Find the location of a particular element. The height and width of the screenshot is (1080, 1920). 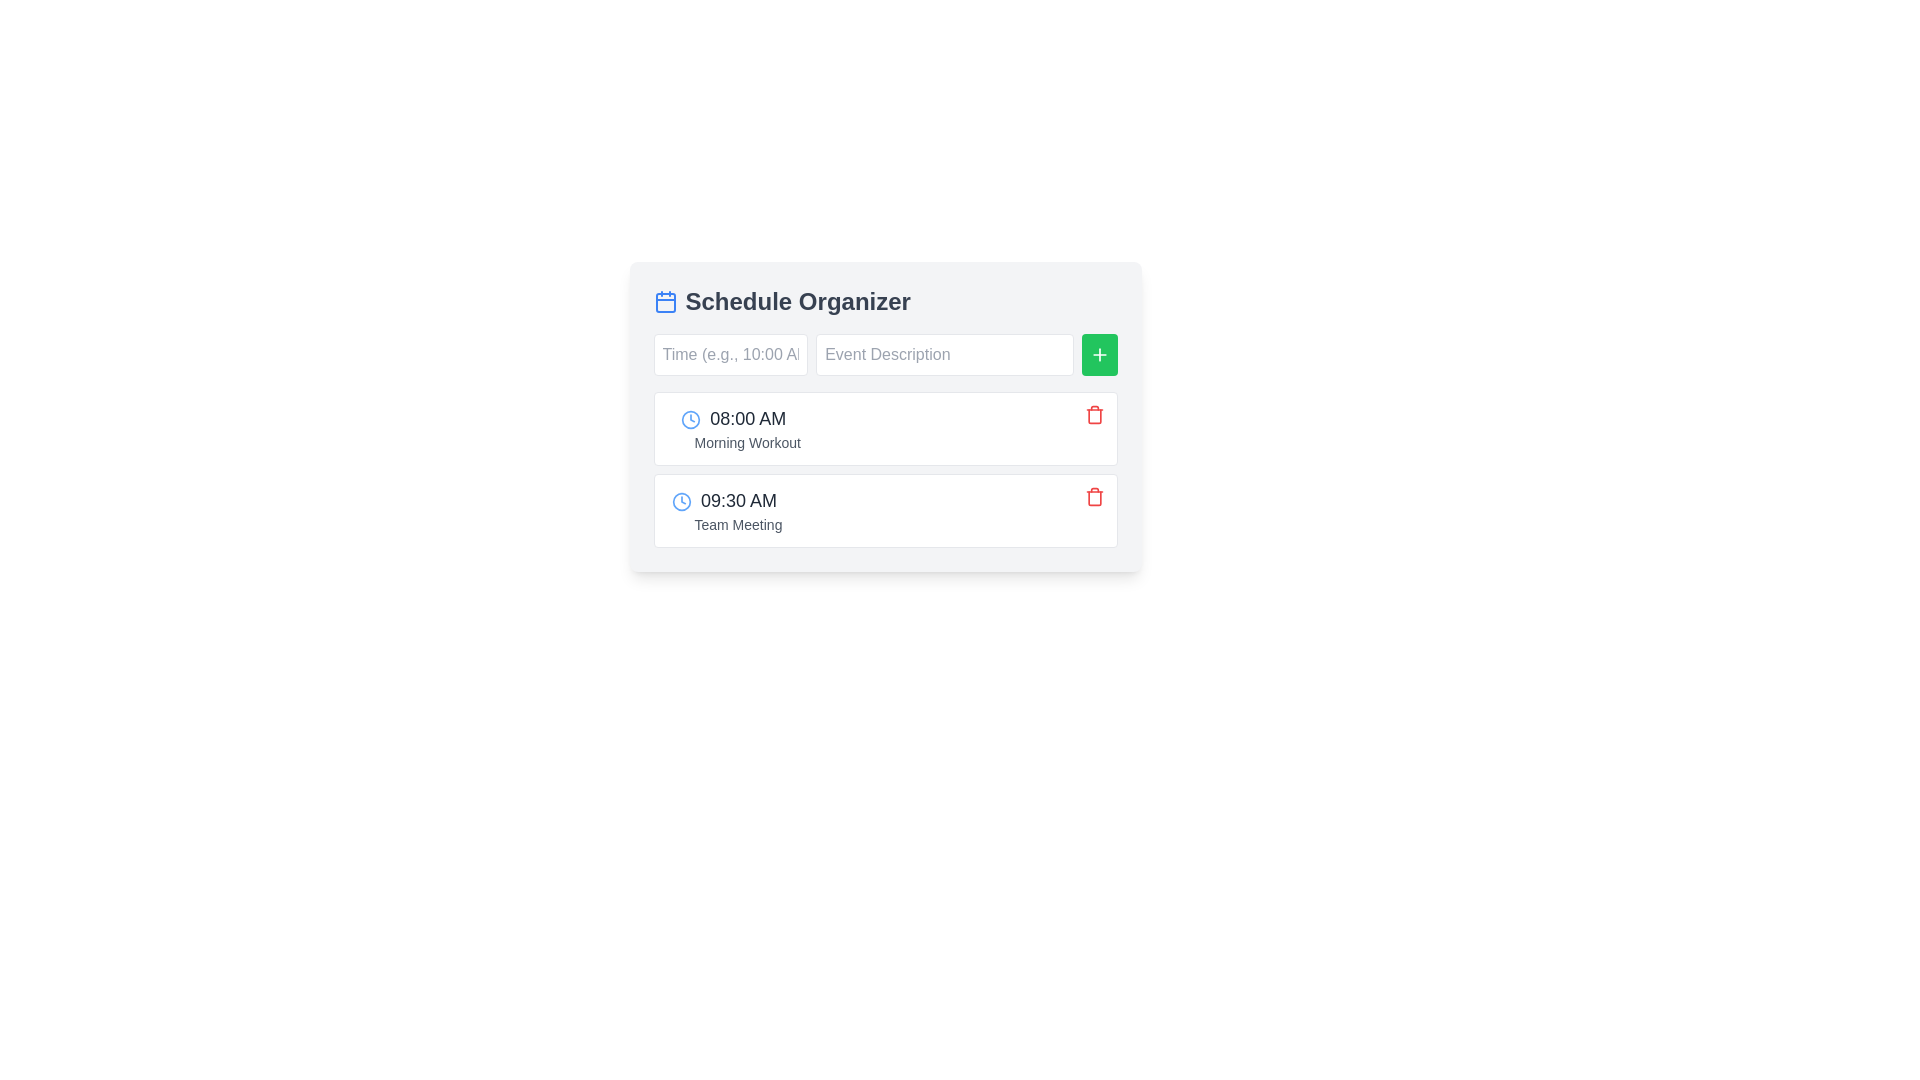

the graphical design of the circular boundary of the clock icon located at the beginning of the second list item representing '09:30 AM Team Meeting' is located at coordinates (691, 419).